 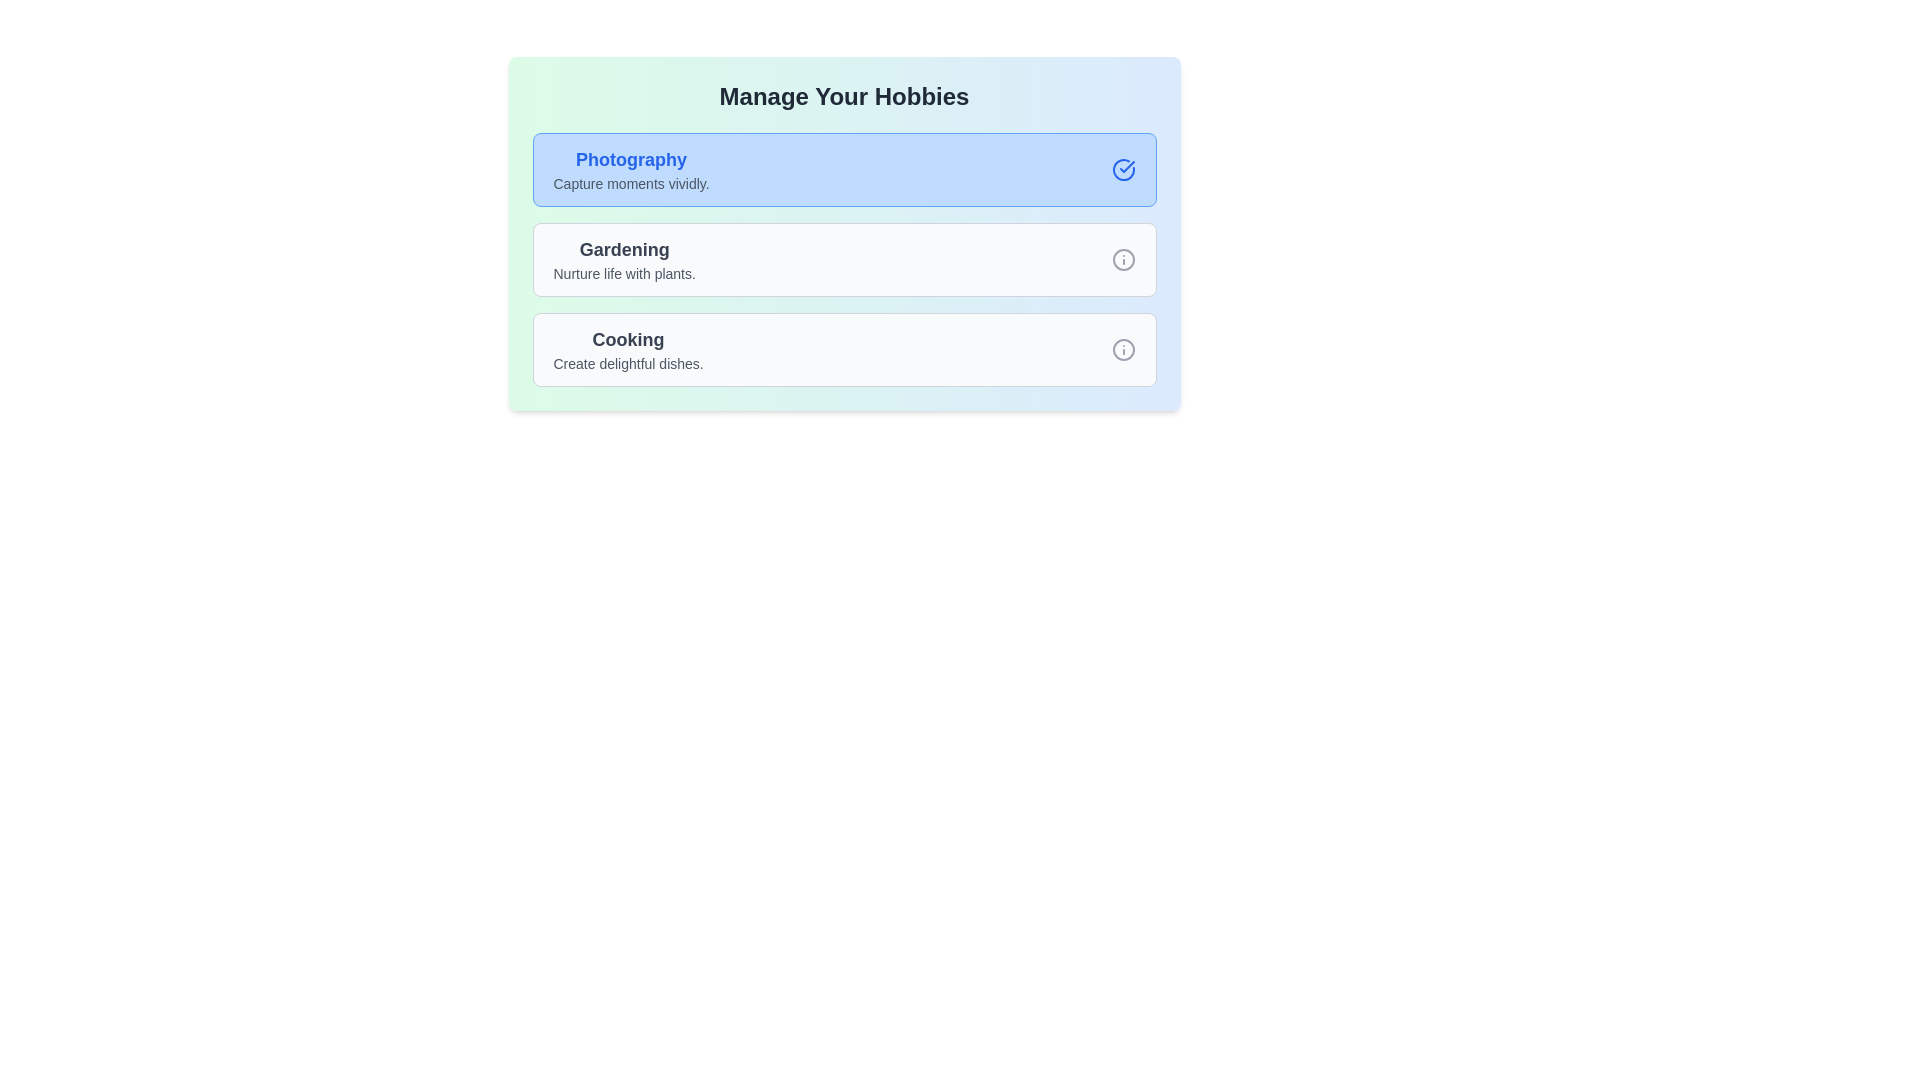 What do you see at coordinates (844, 349) in the screenshot?
I see `the hobby card with the name Cooking` at bounding box center [844, 349].